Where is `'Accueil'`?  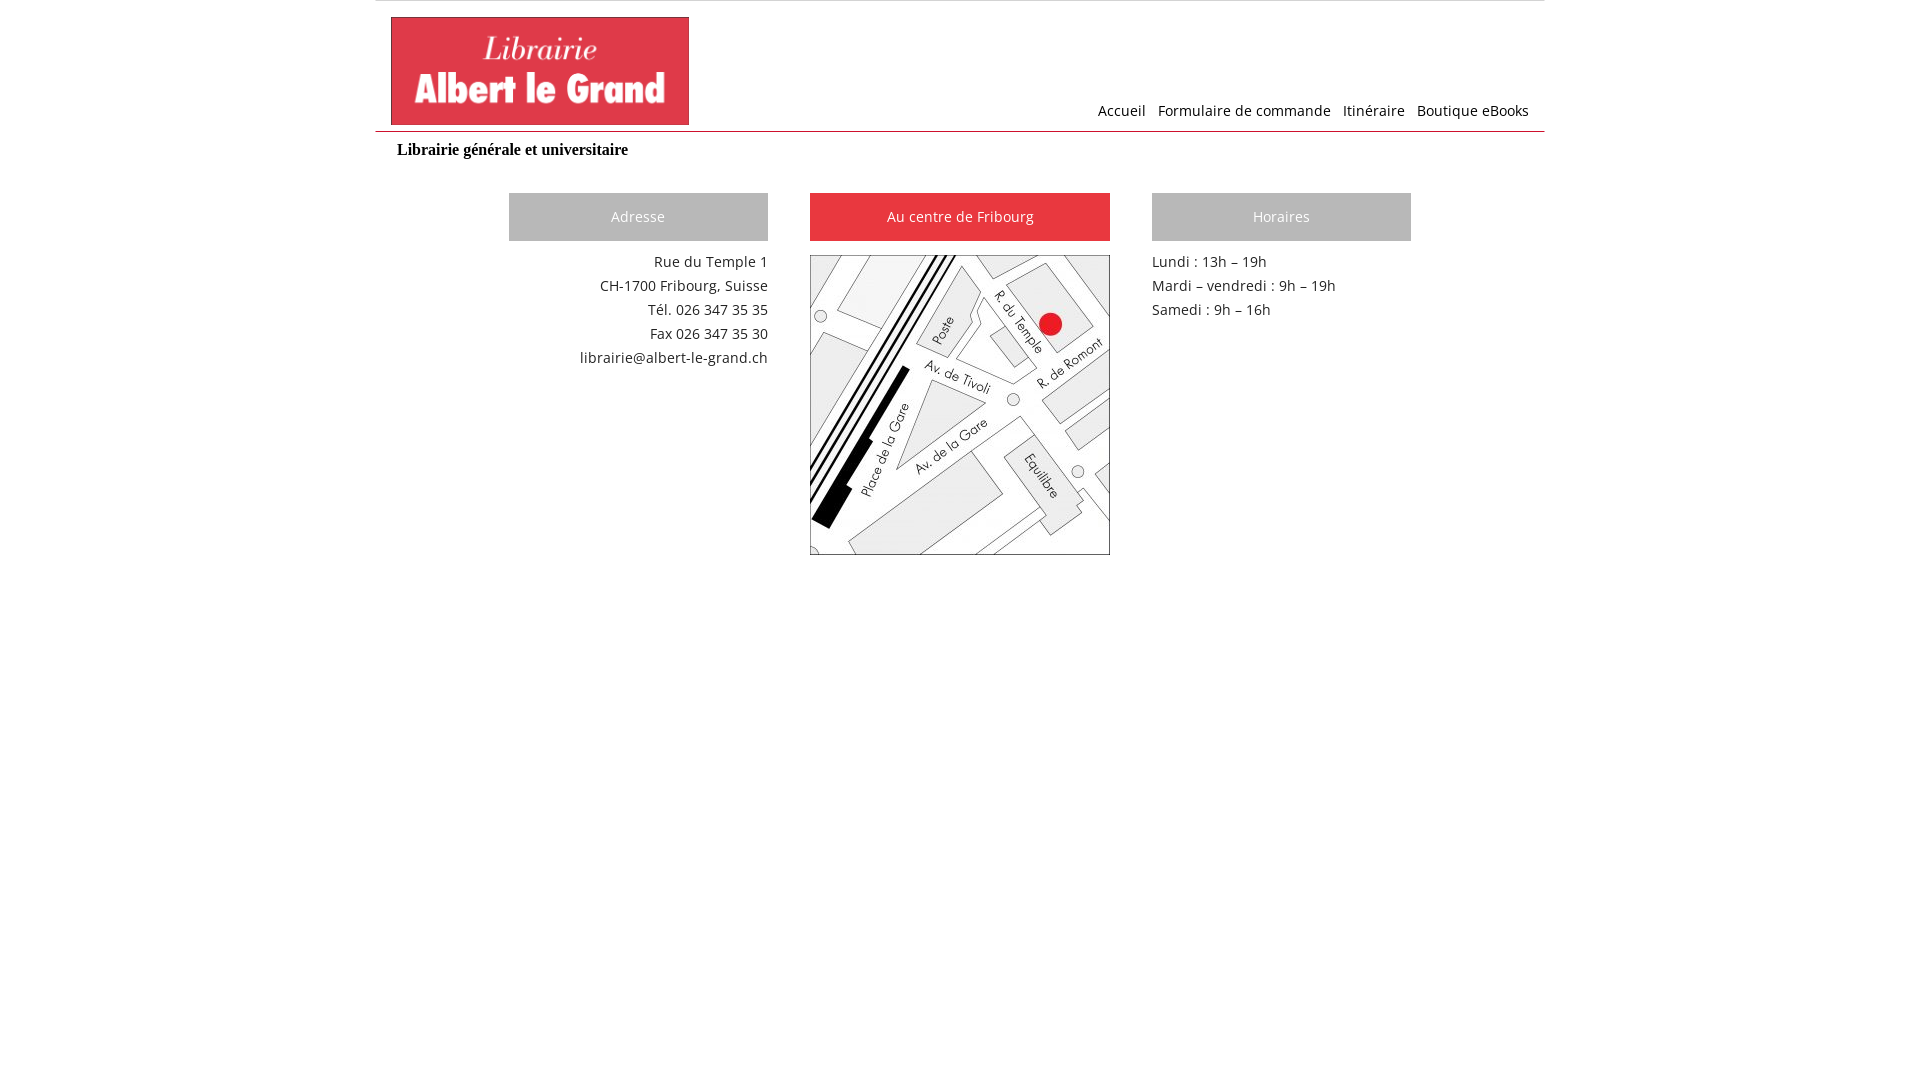 'Accueil' is located at coordinates (1115, 111).